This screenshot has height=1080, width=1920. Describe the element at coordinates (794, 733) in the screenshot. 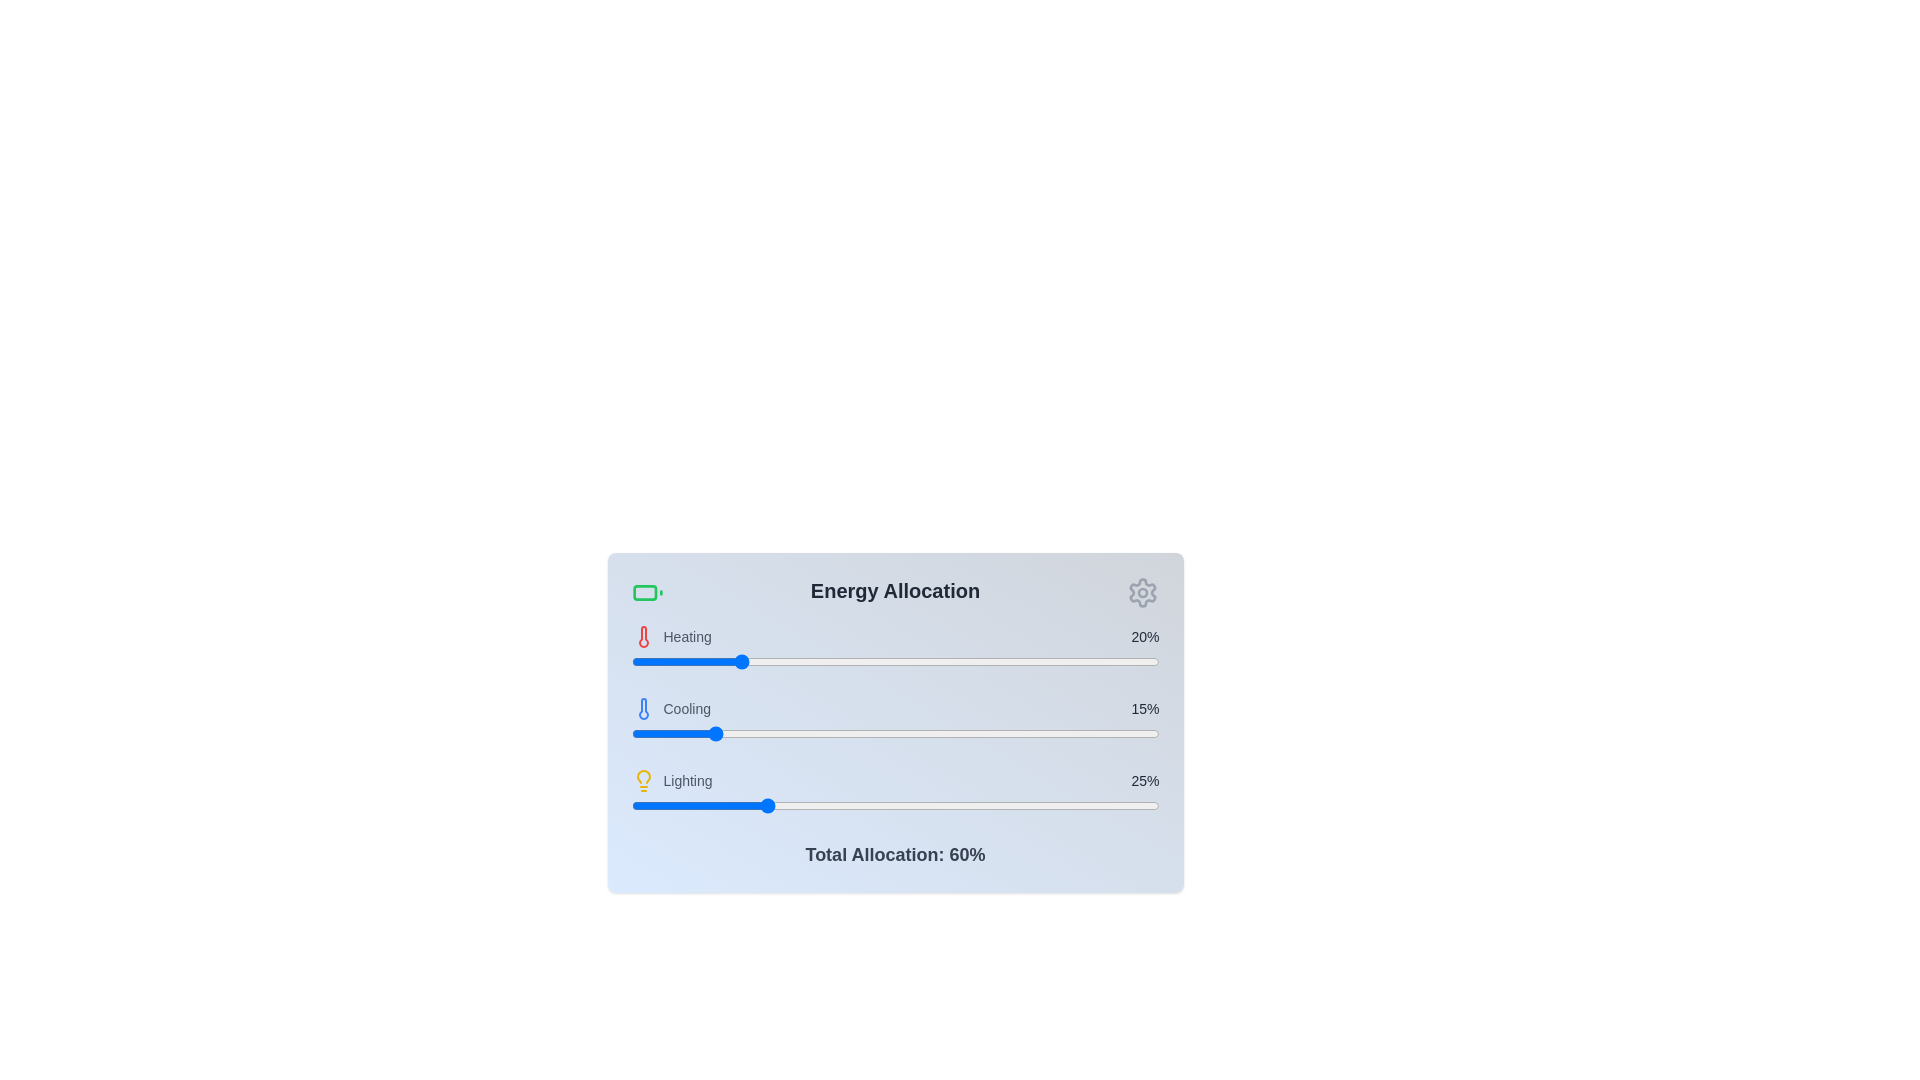

I see `the cooling allocation slider to 31%` at that location.